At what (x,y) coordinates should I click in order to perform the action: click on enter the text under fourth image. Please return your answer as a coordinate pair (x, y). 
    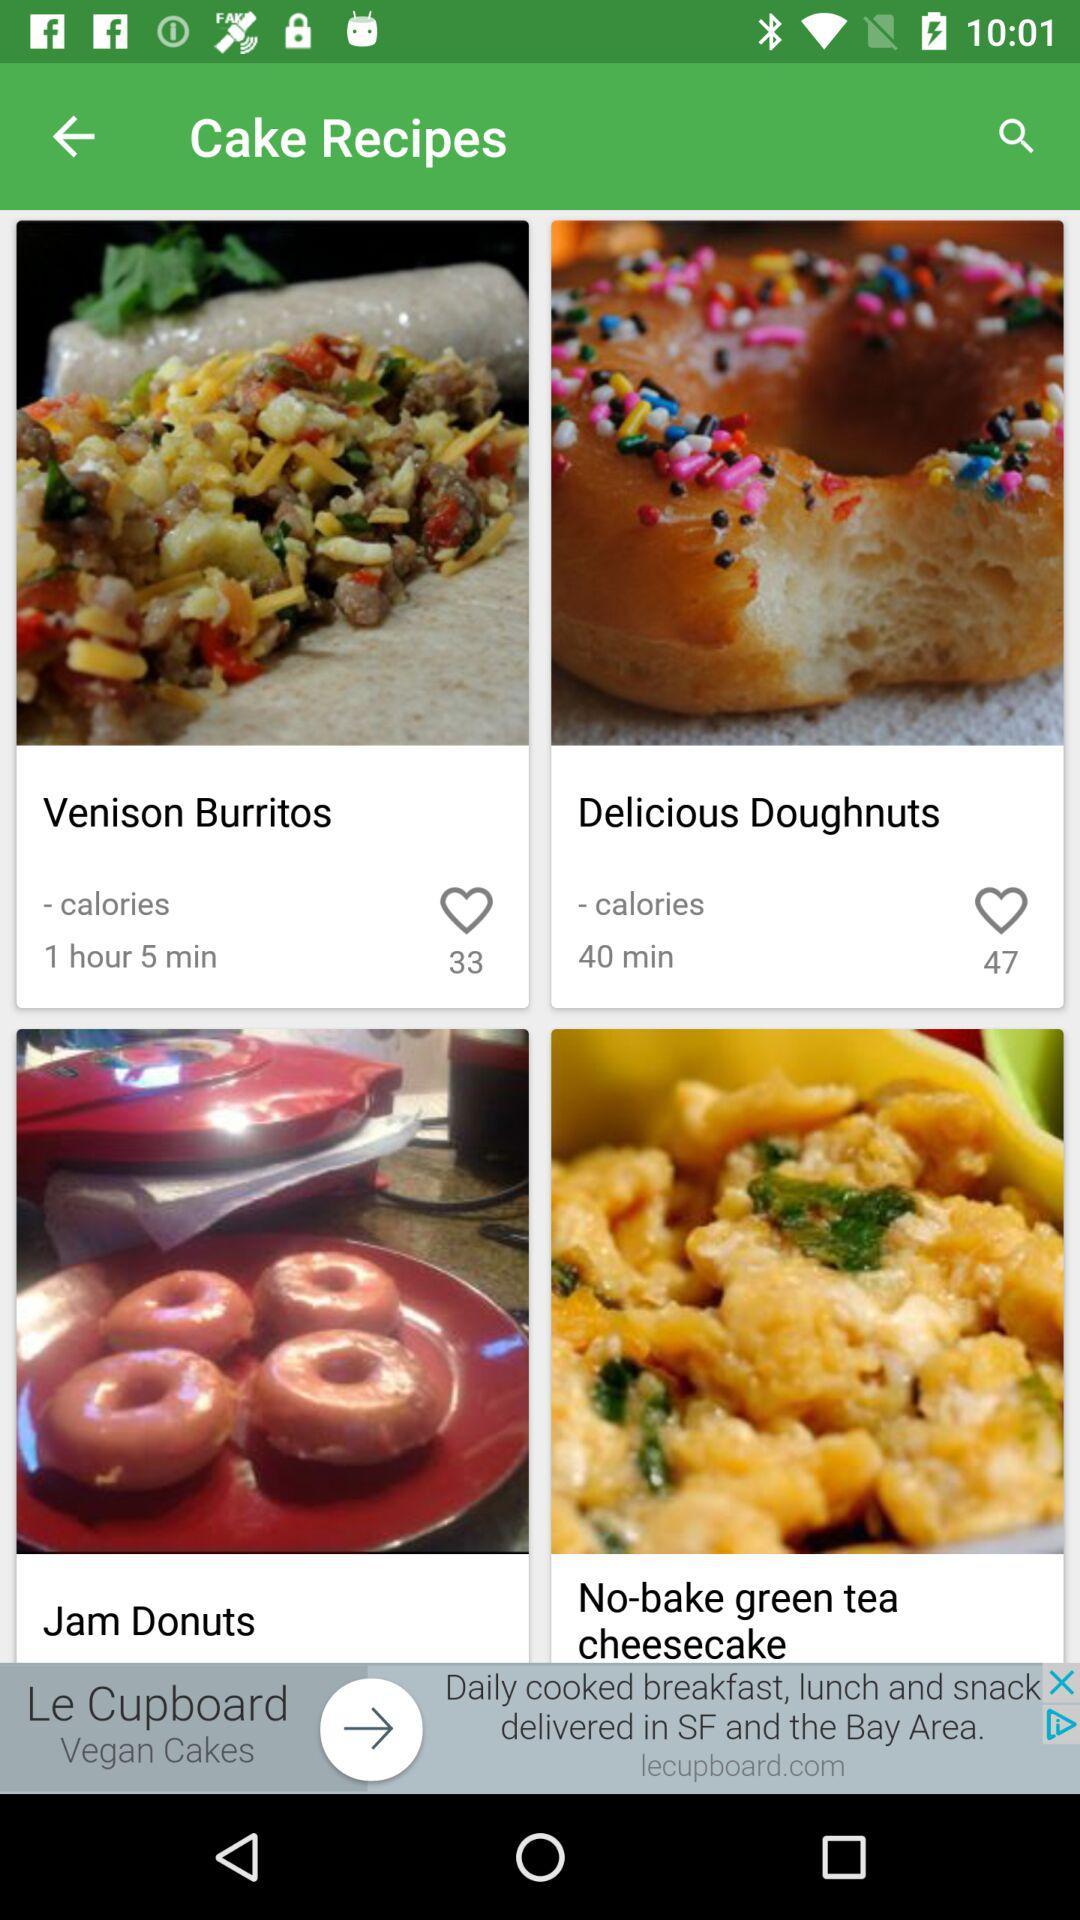
    Looking at the image, I should click on (806, 1608).